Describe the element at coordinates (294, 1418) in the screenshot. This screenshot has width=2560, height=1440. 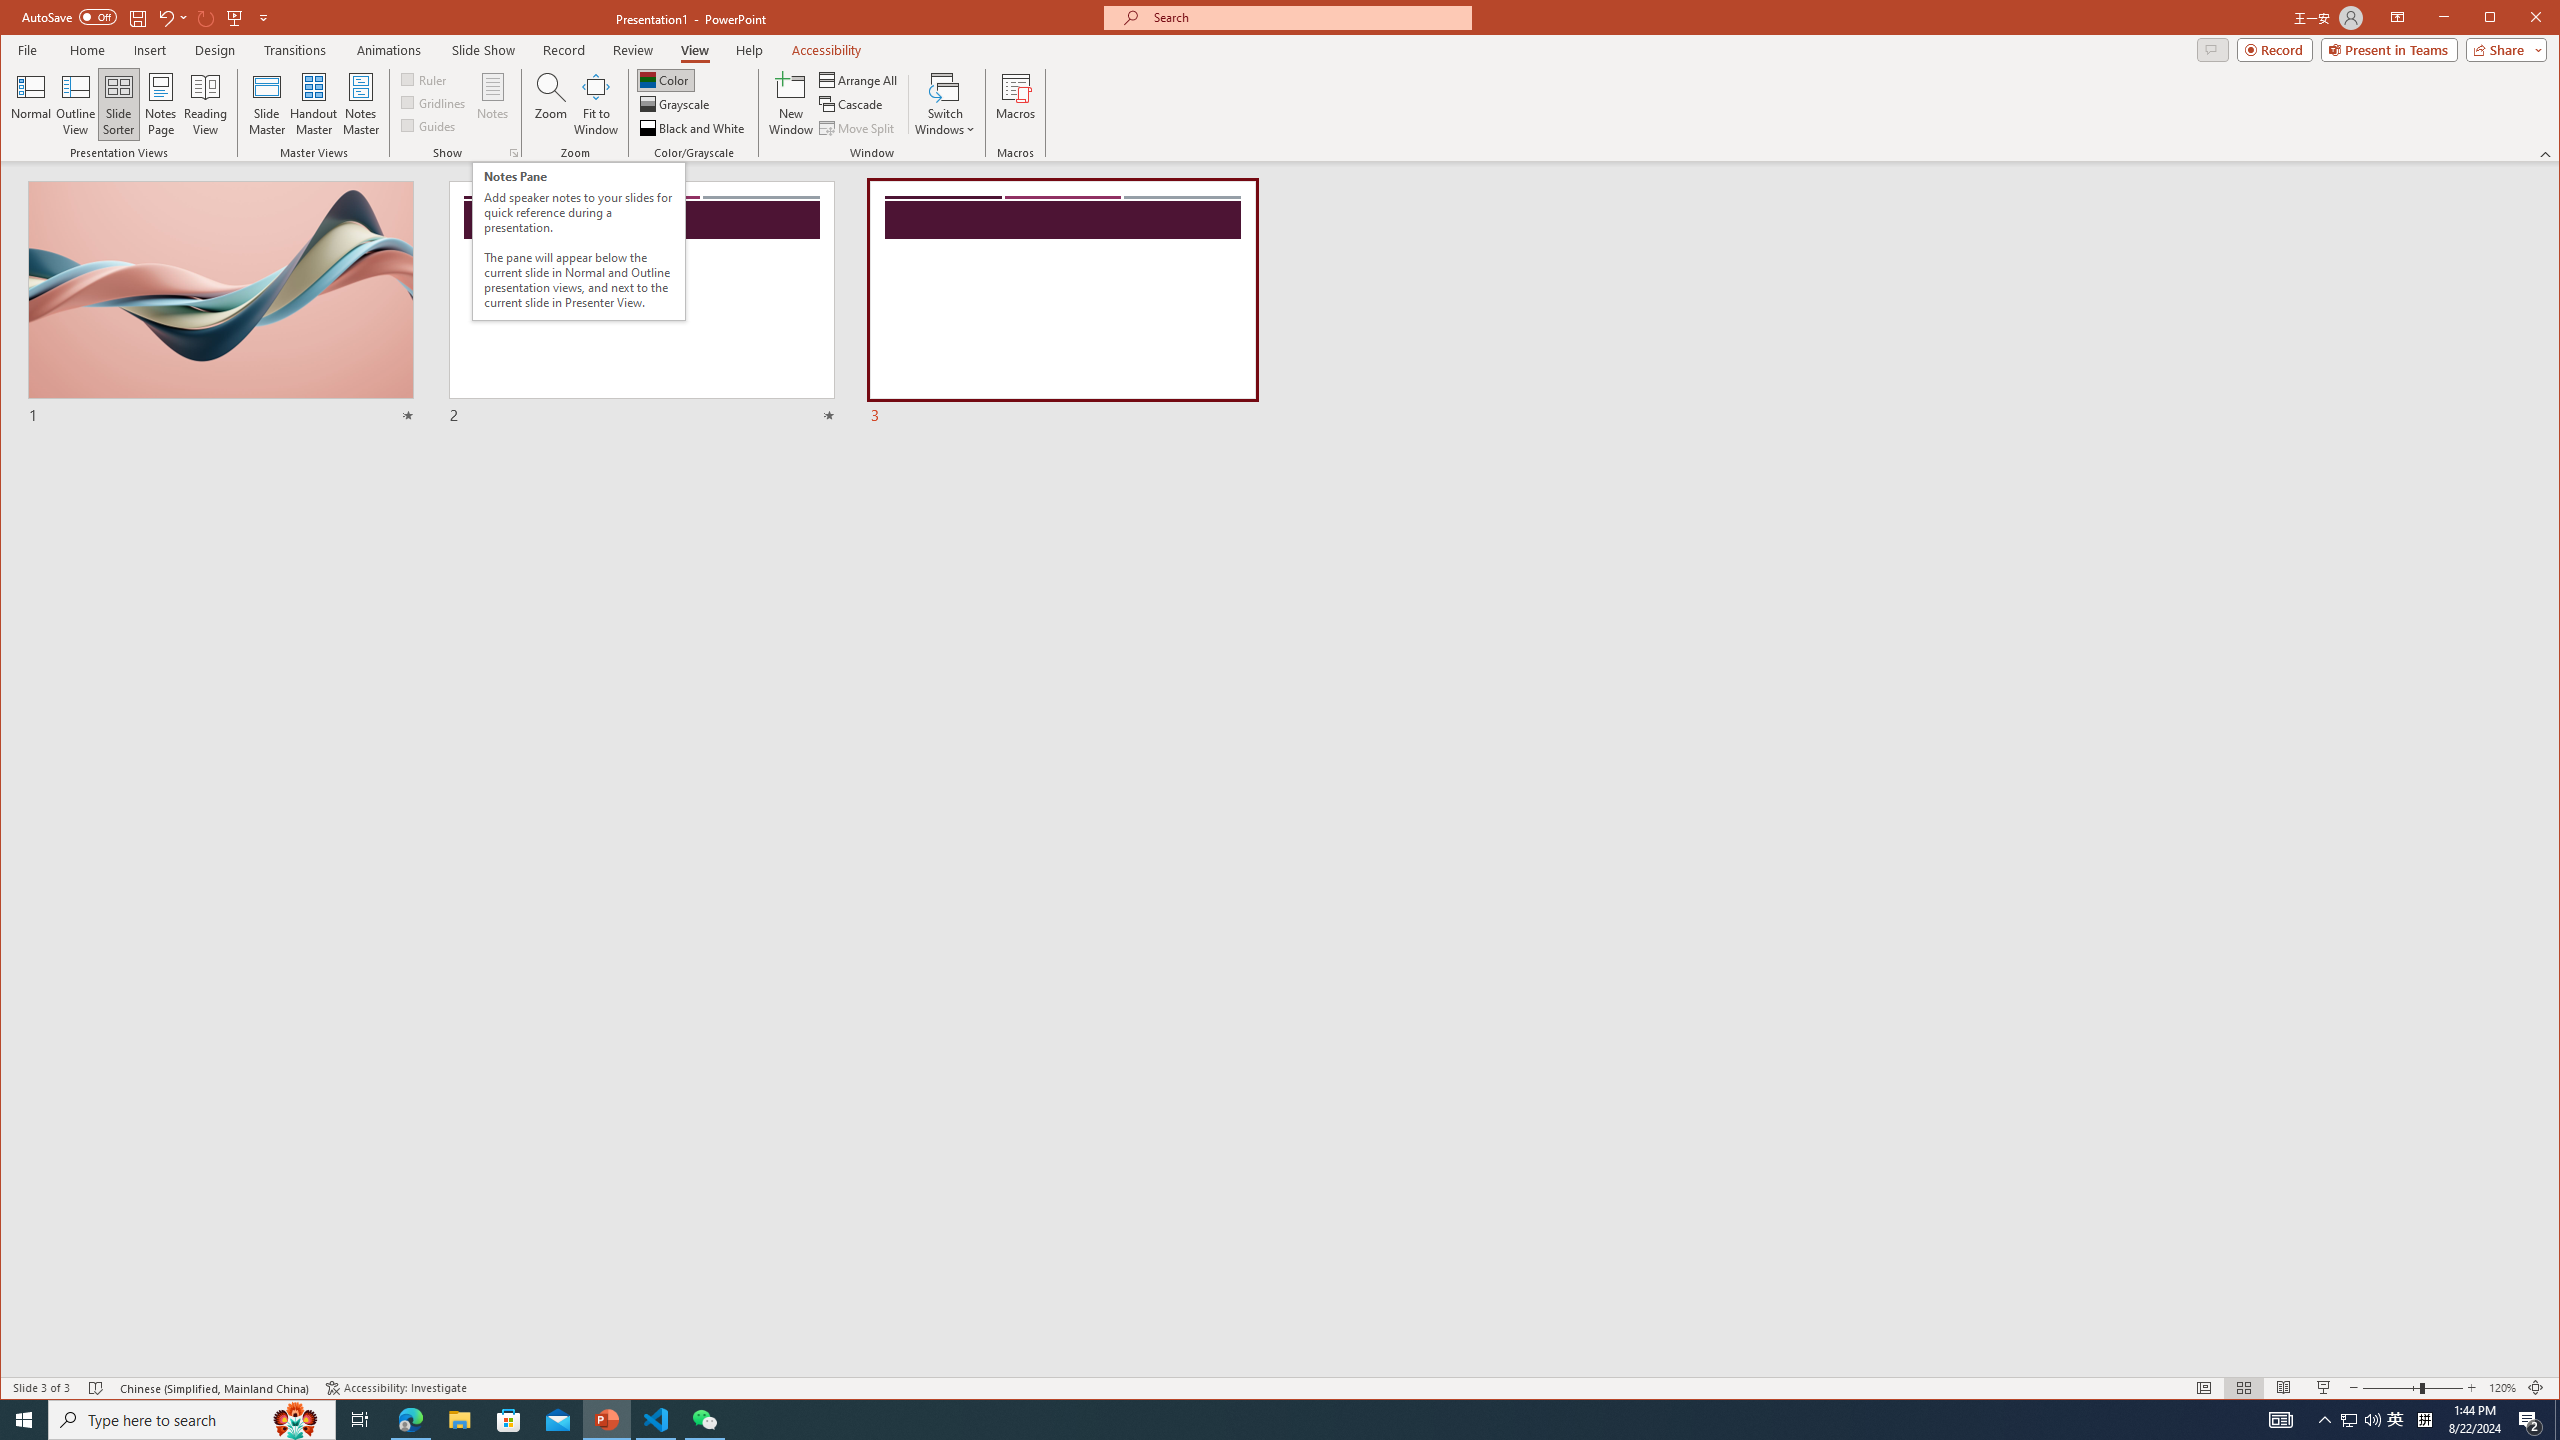
I see `'Search highlights icon opens search home window'` at that location.